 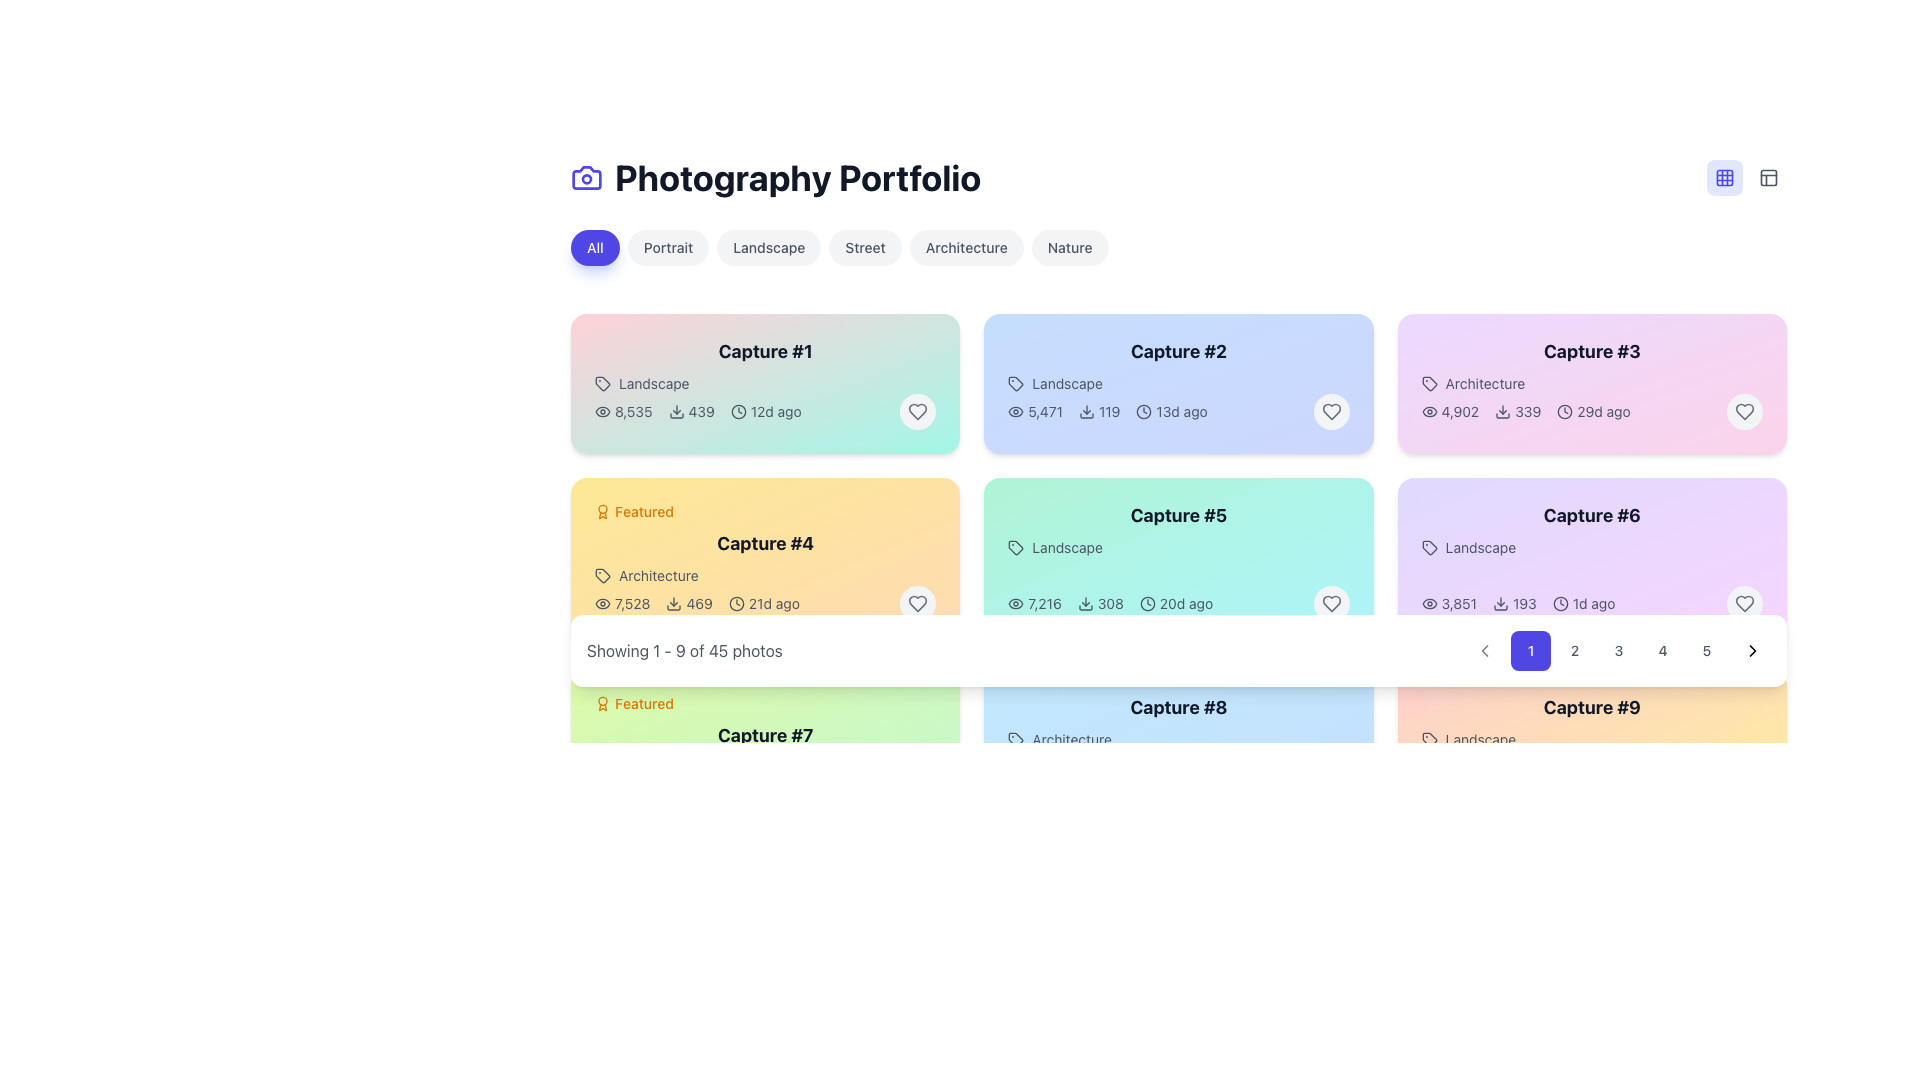 I want to click on the time ago icon located in the card labeled 'Capture #2', positioned to the right of the text '13d ago', so click(x=1144, y=411).